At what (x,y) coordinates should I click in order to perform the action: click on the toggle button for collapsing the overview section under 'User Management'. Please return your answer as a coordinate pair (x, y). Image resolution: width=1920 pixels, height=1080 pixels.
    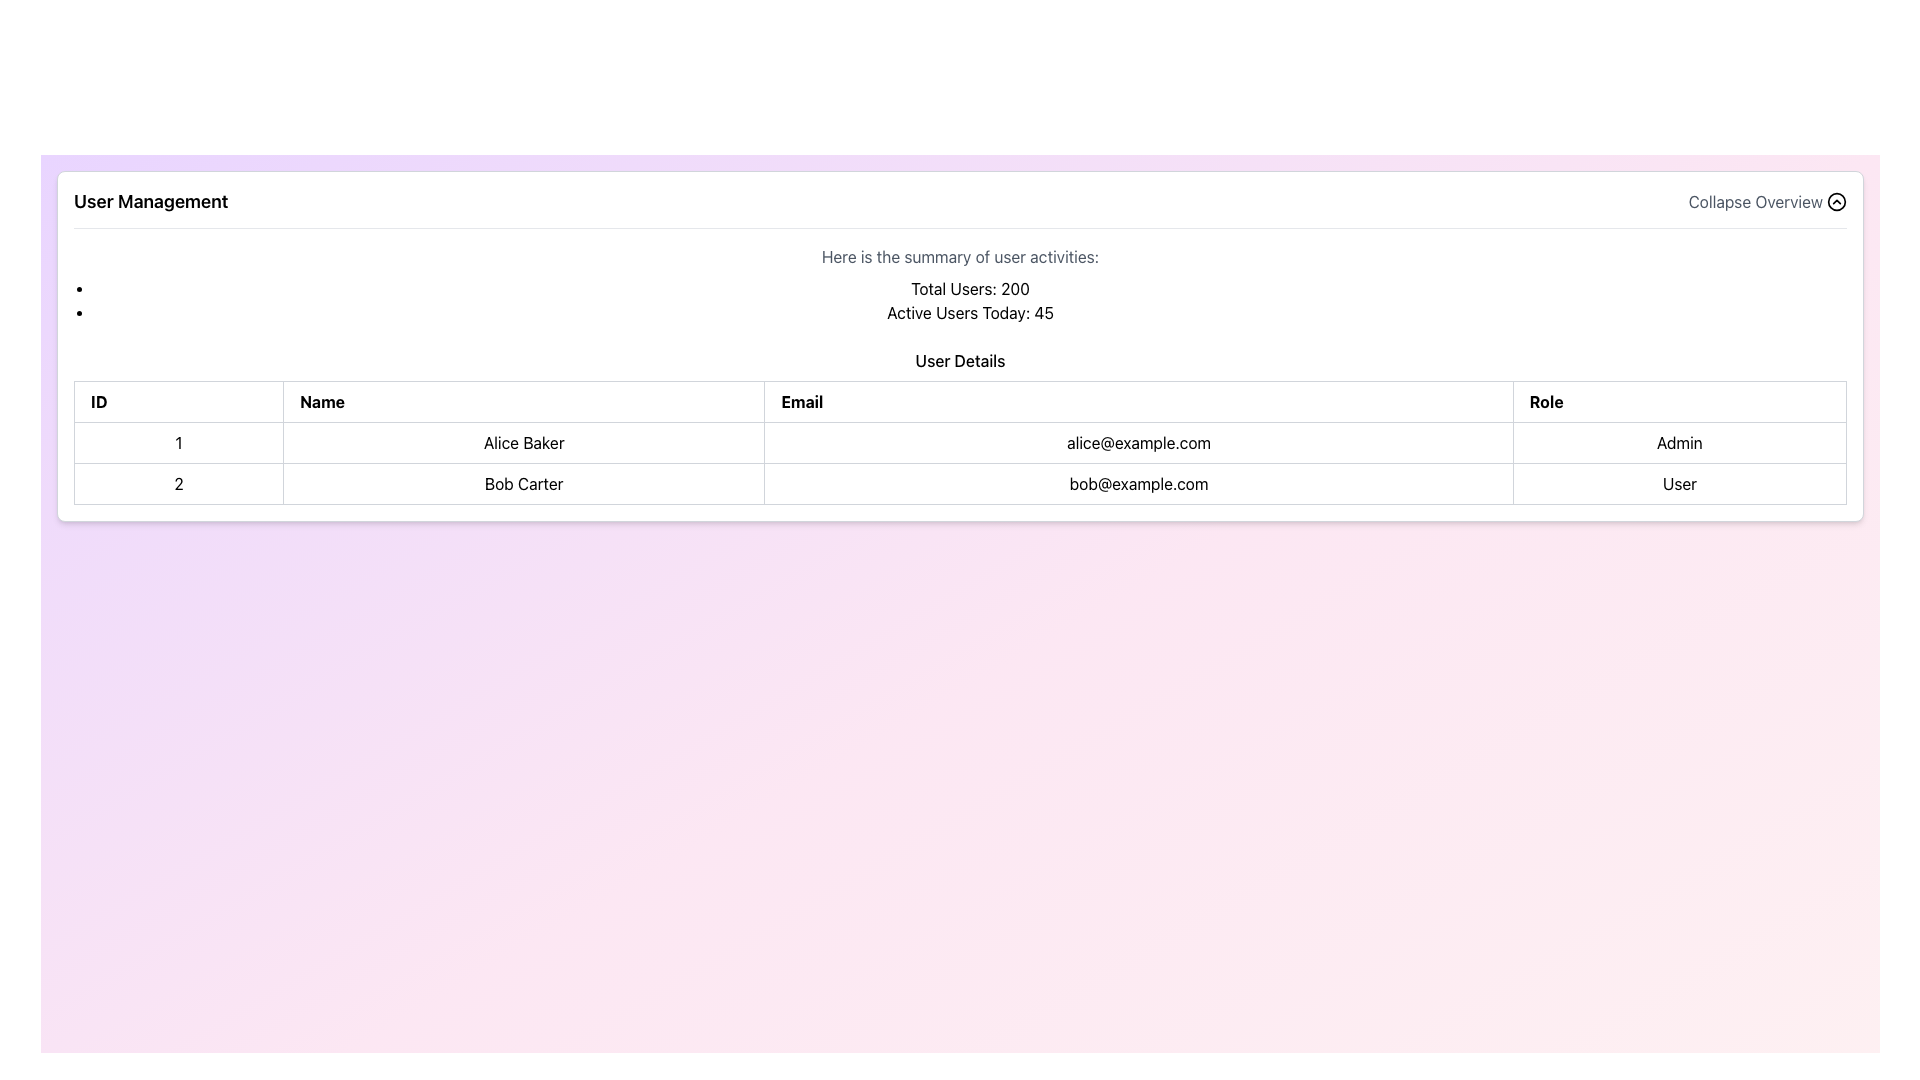
    Looking at the image, I should click on (1767, 201).